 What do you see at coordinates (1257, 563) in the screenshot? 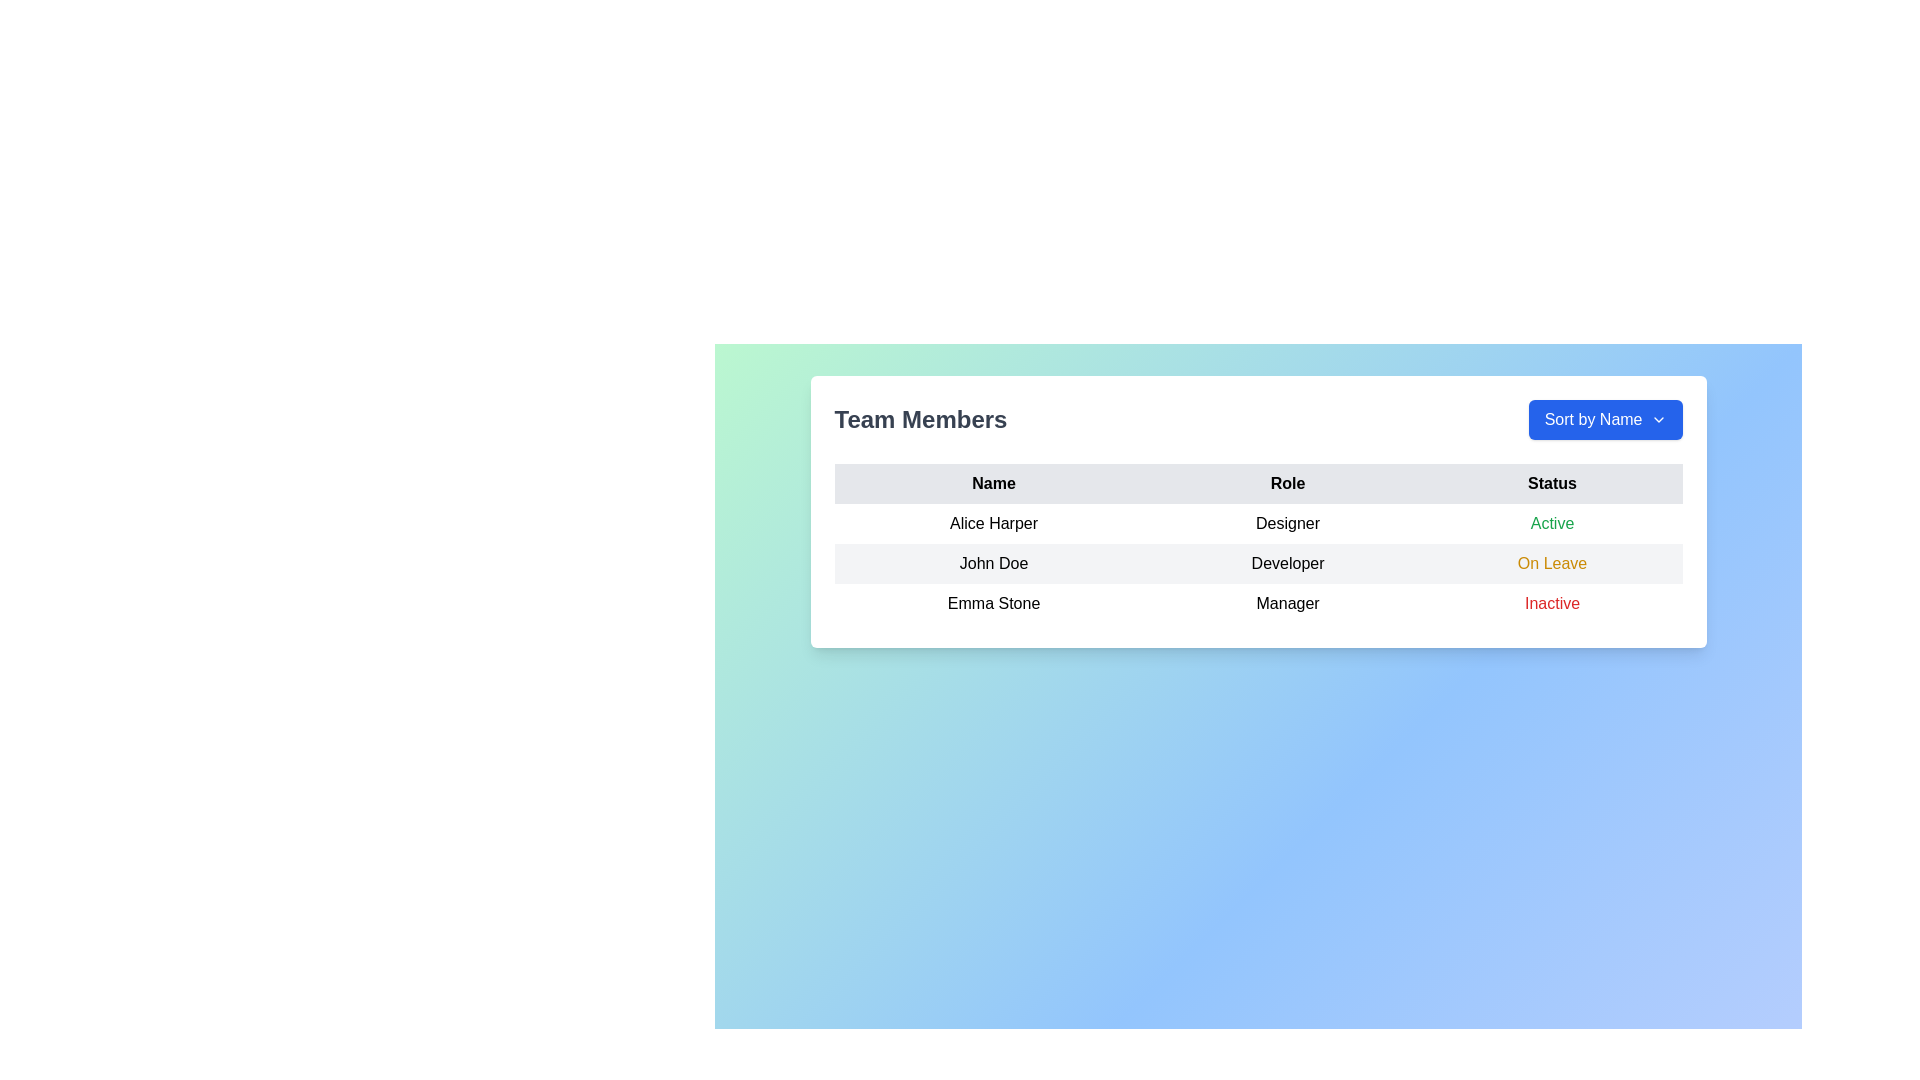
I see `the second row of the 'Team Members' table` at bounding box center [1257, 563].